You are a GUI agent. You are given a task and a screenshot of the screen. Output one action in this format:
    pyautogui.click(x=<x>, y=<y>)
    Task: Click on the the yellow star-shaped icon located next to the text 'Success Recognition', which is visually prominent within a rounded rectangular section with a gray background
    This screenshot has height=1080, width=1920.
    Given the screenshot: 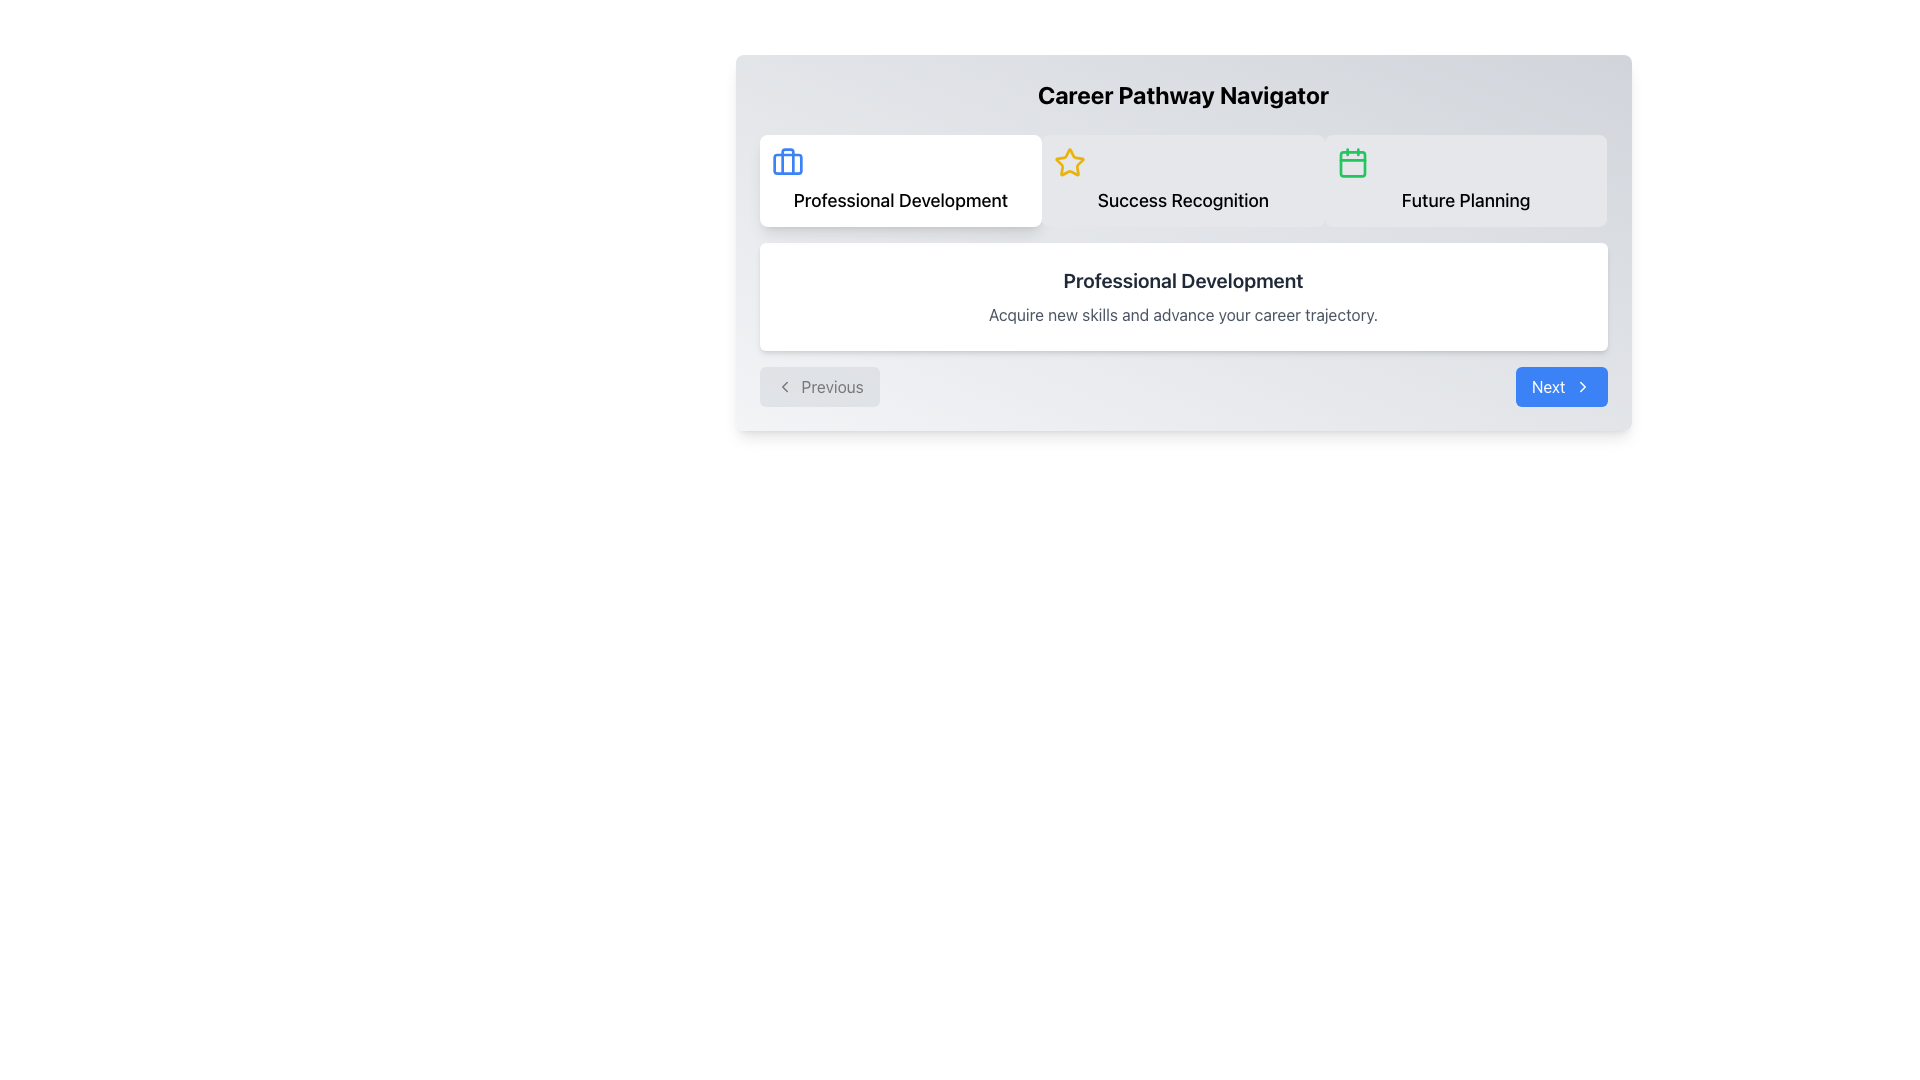 What is the action you would take?
    pyautogui.click(x=1069, y=161)
    